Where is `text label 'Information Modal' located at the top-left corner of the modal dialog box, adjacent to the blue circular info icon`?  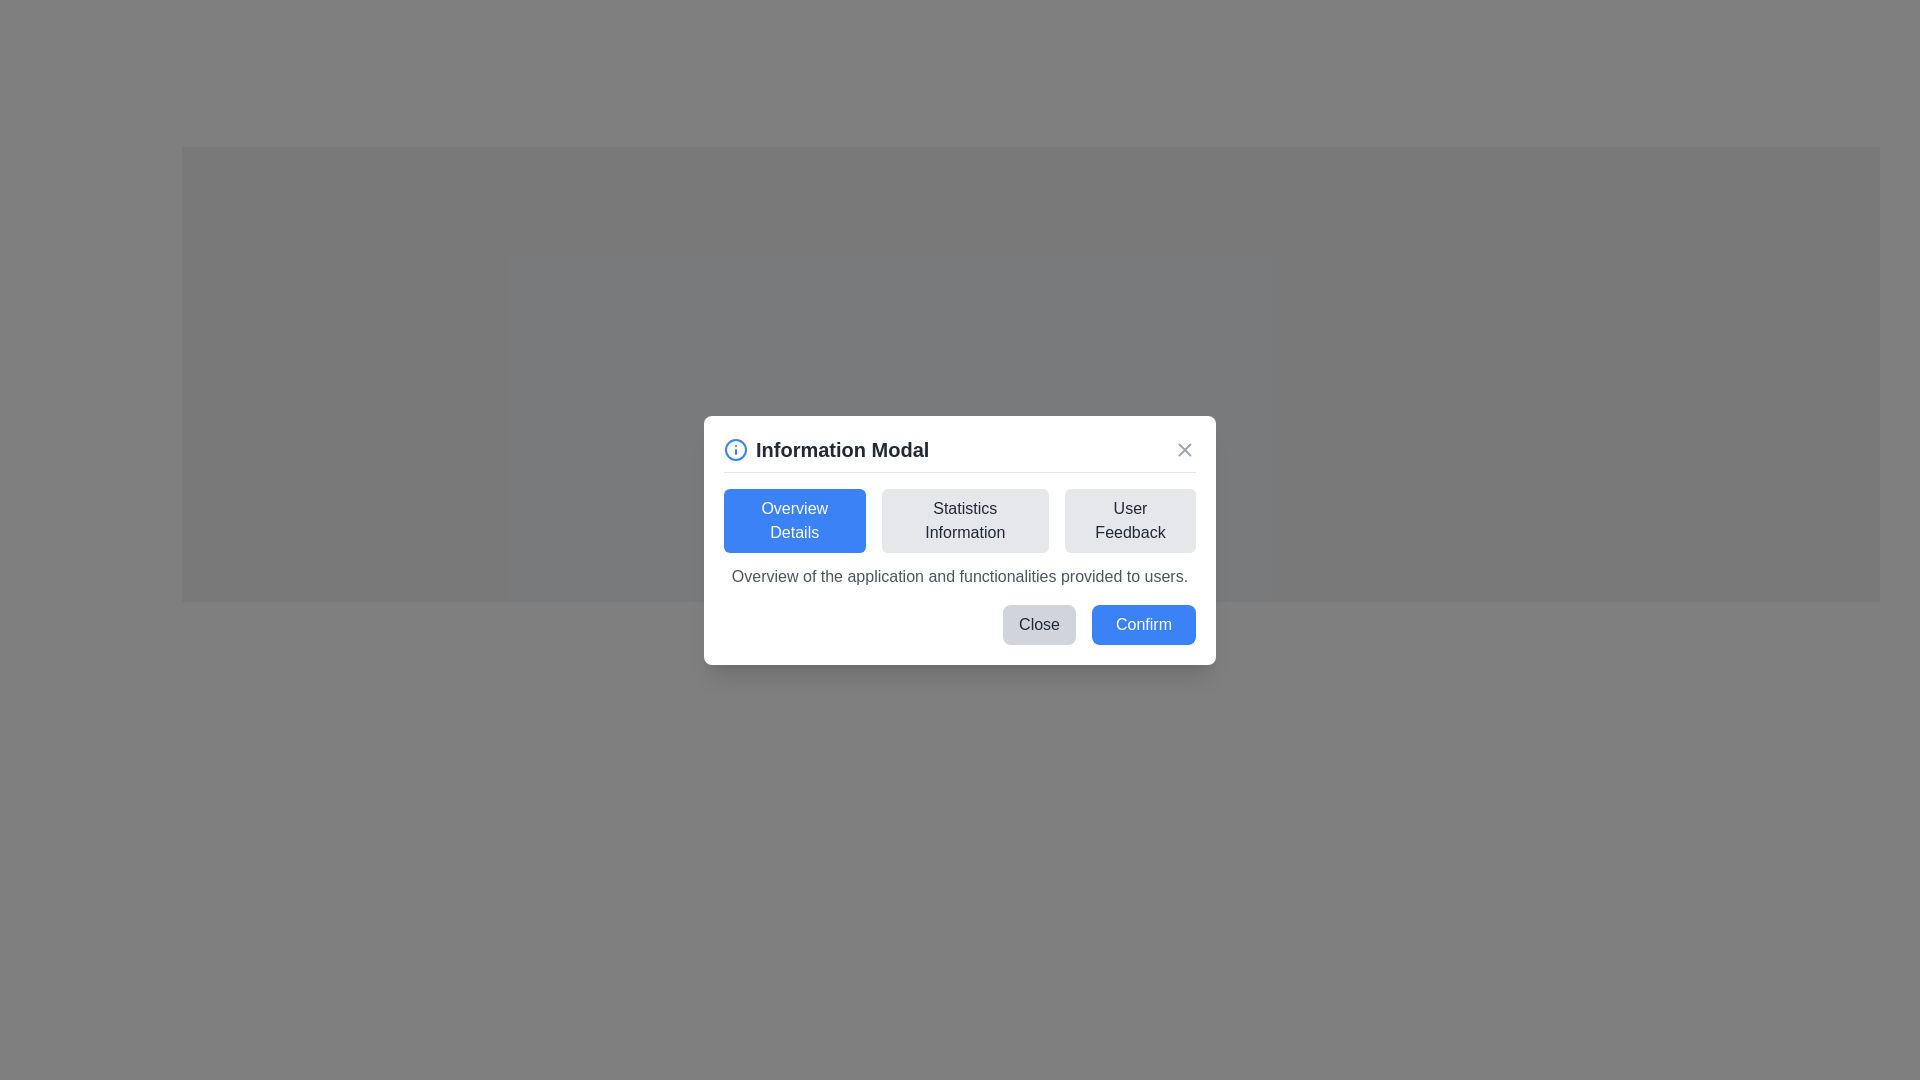
text label 'Information Modal' located at the top-left corner of the modal dialog box, adjacent to the blue circular info icon is located at coordinates (826, 448).